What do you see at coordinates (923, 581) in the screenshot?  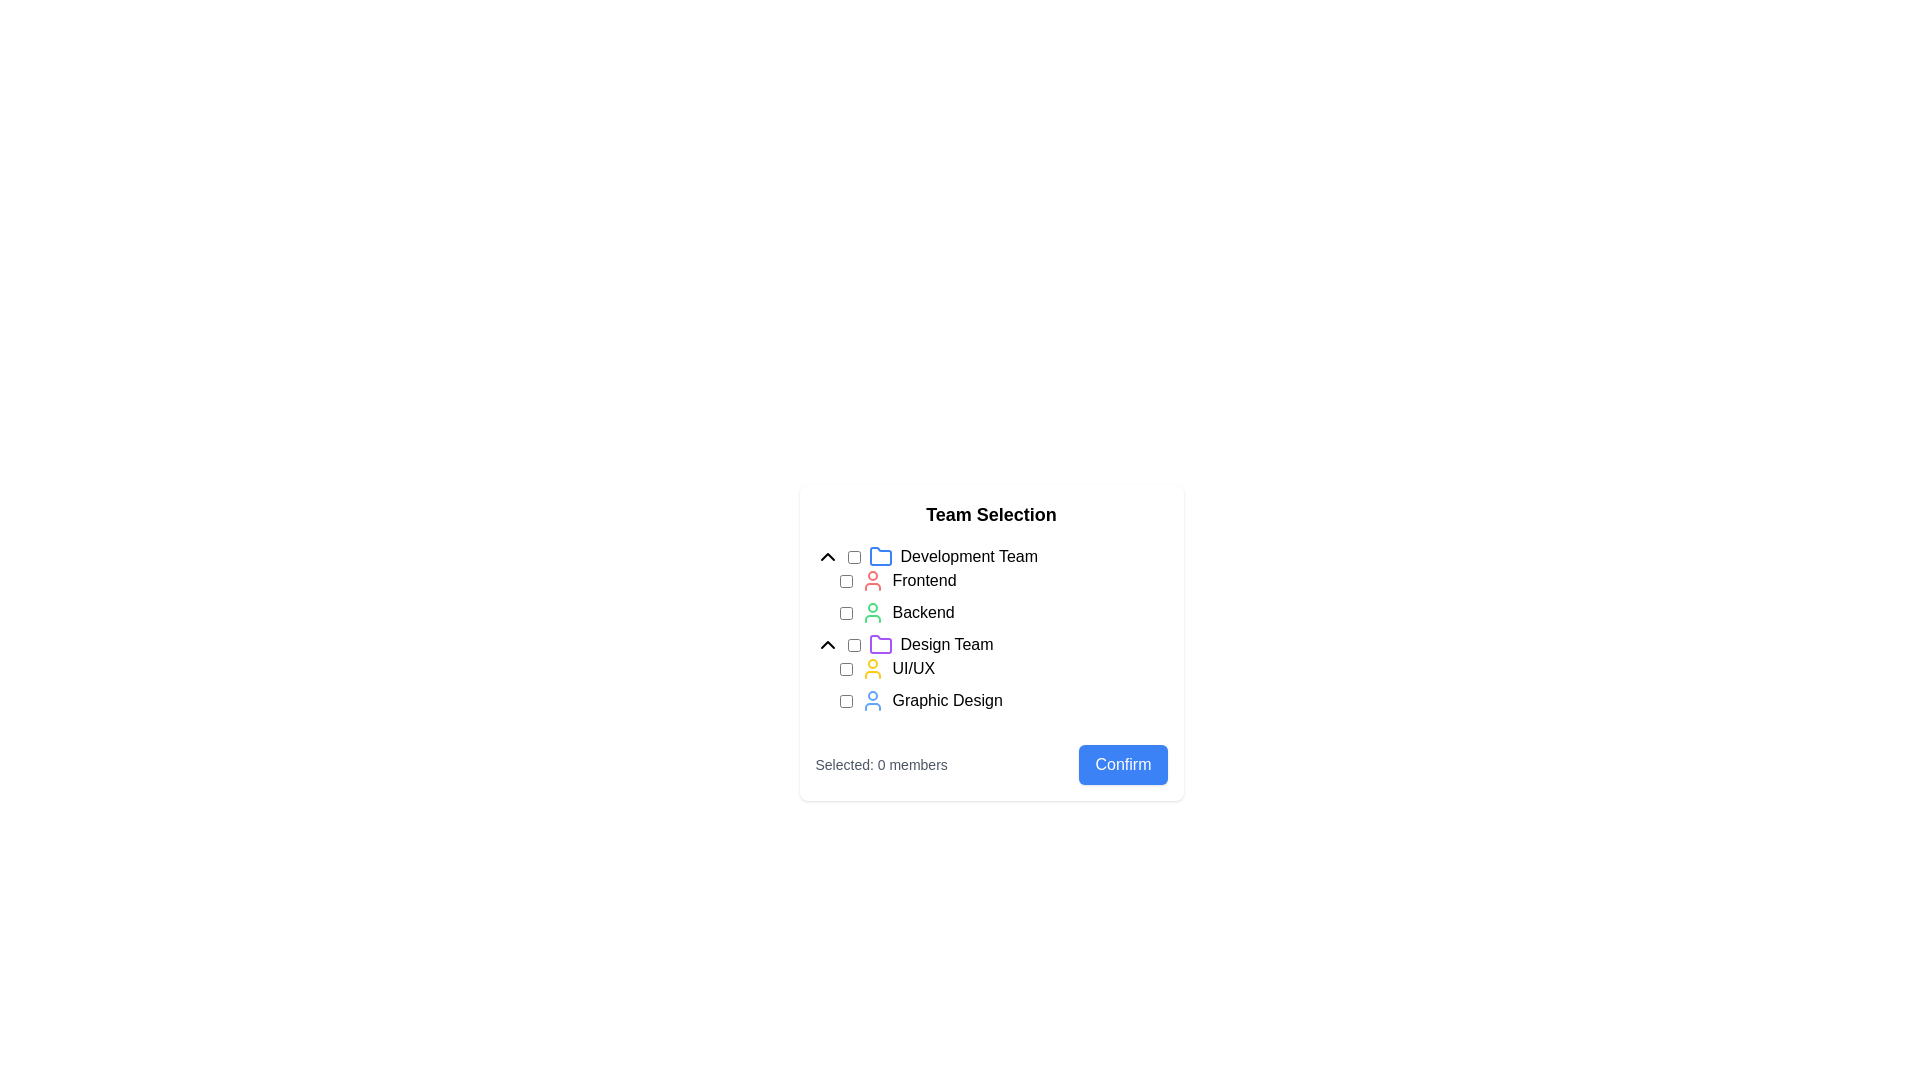 I see `the 'Frontend' text label, which is located in the second row under the 'Development Team' header, adjacent to a checkbox and a user-profile icon` at bounding box center [923, 581].